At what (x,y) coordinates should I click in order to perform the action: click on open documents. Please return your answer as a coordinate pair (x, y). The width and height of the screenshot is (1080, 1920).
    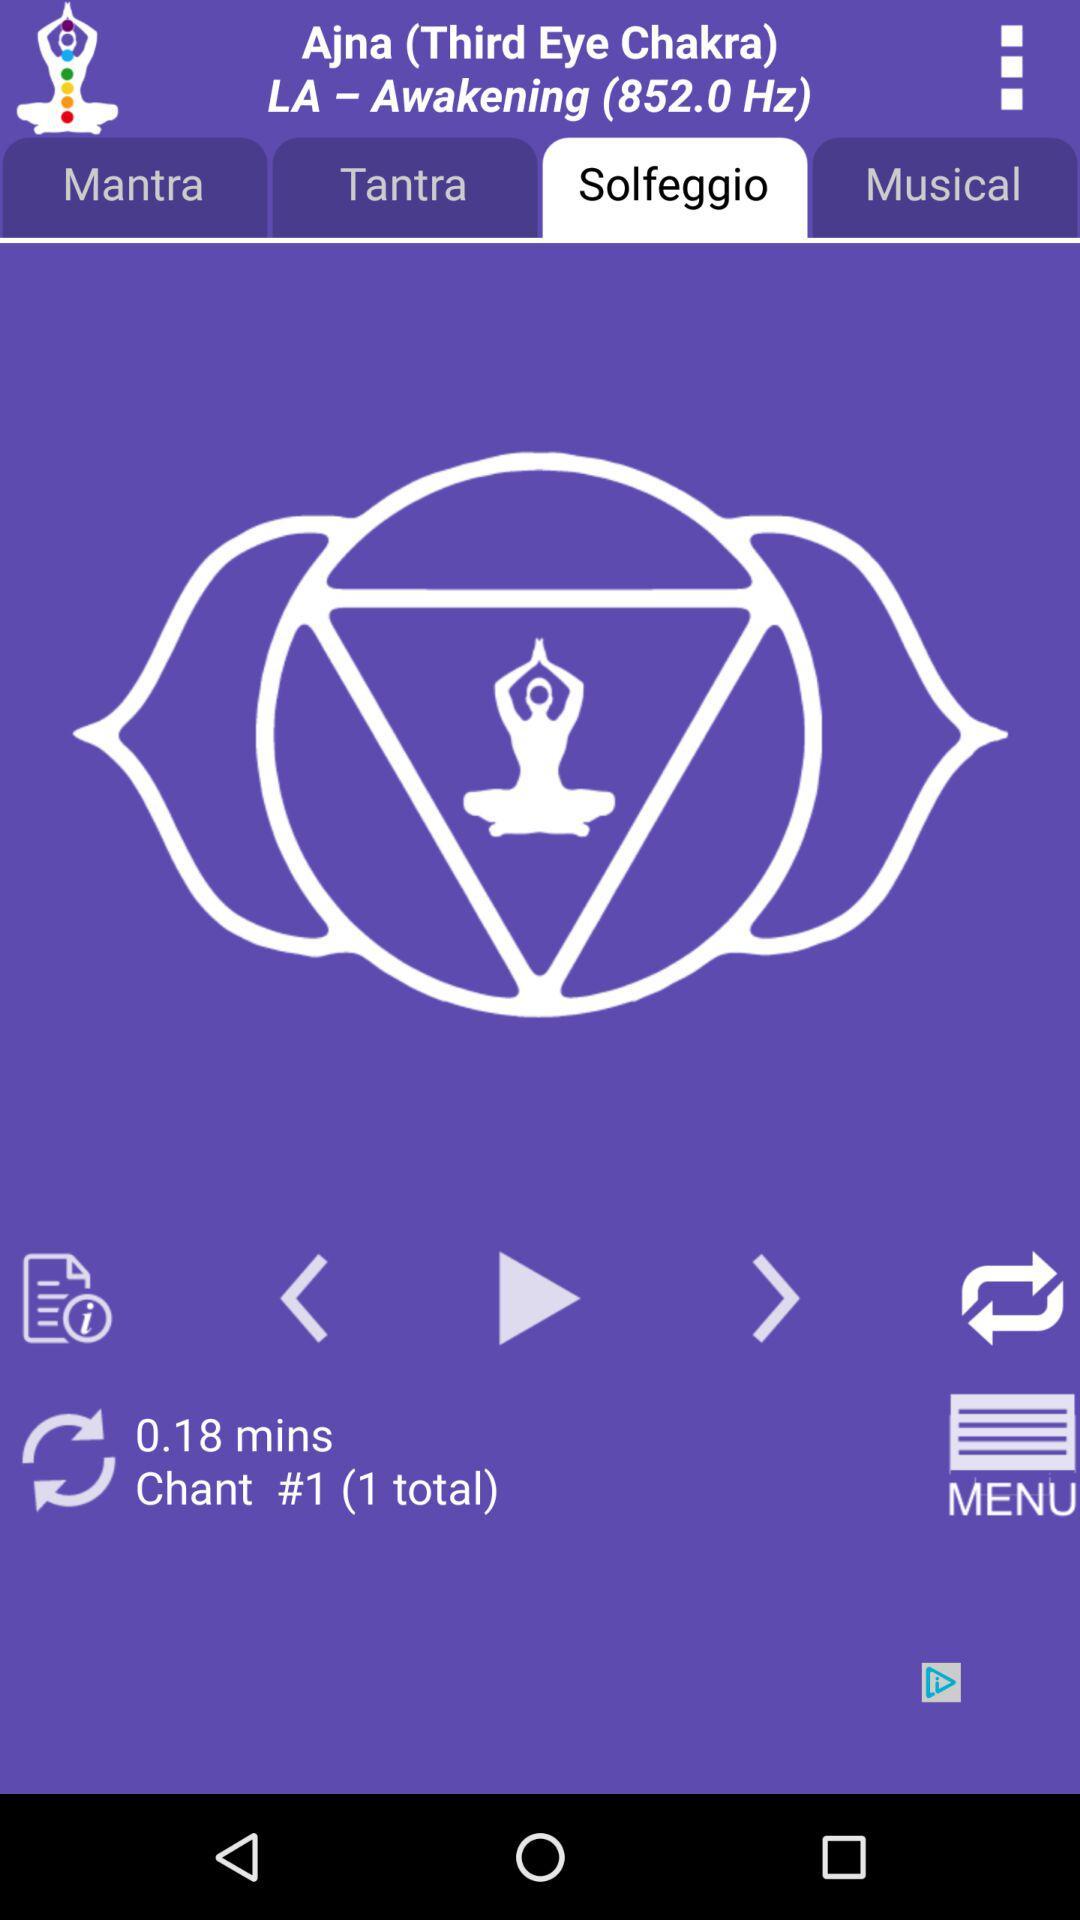
    Looking at the image, I should click on (66, 1298).